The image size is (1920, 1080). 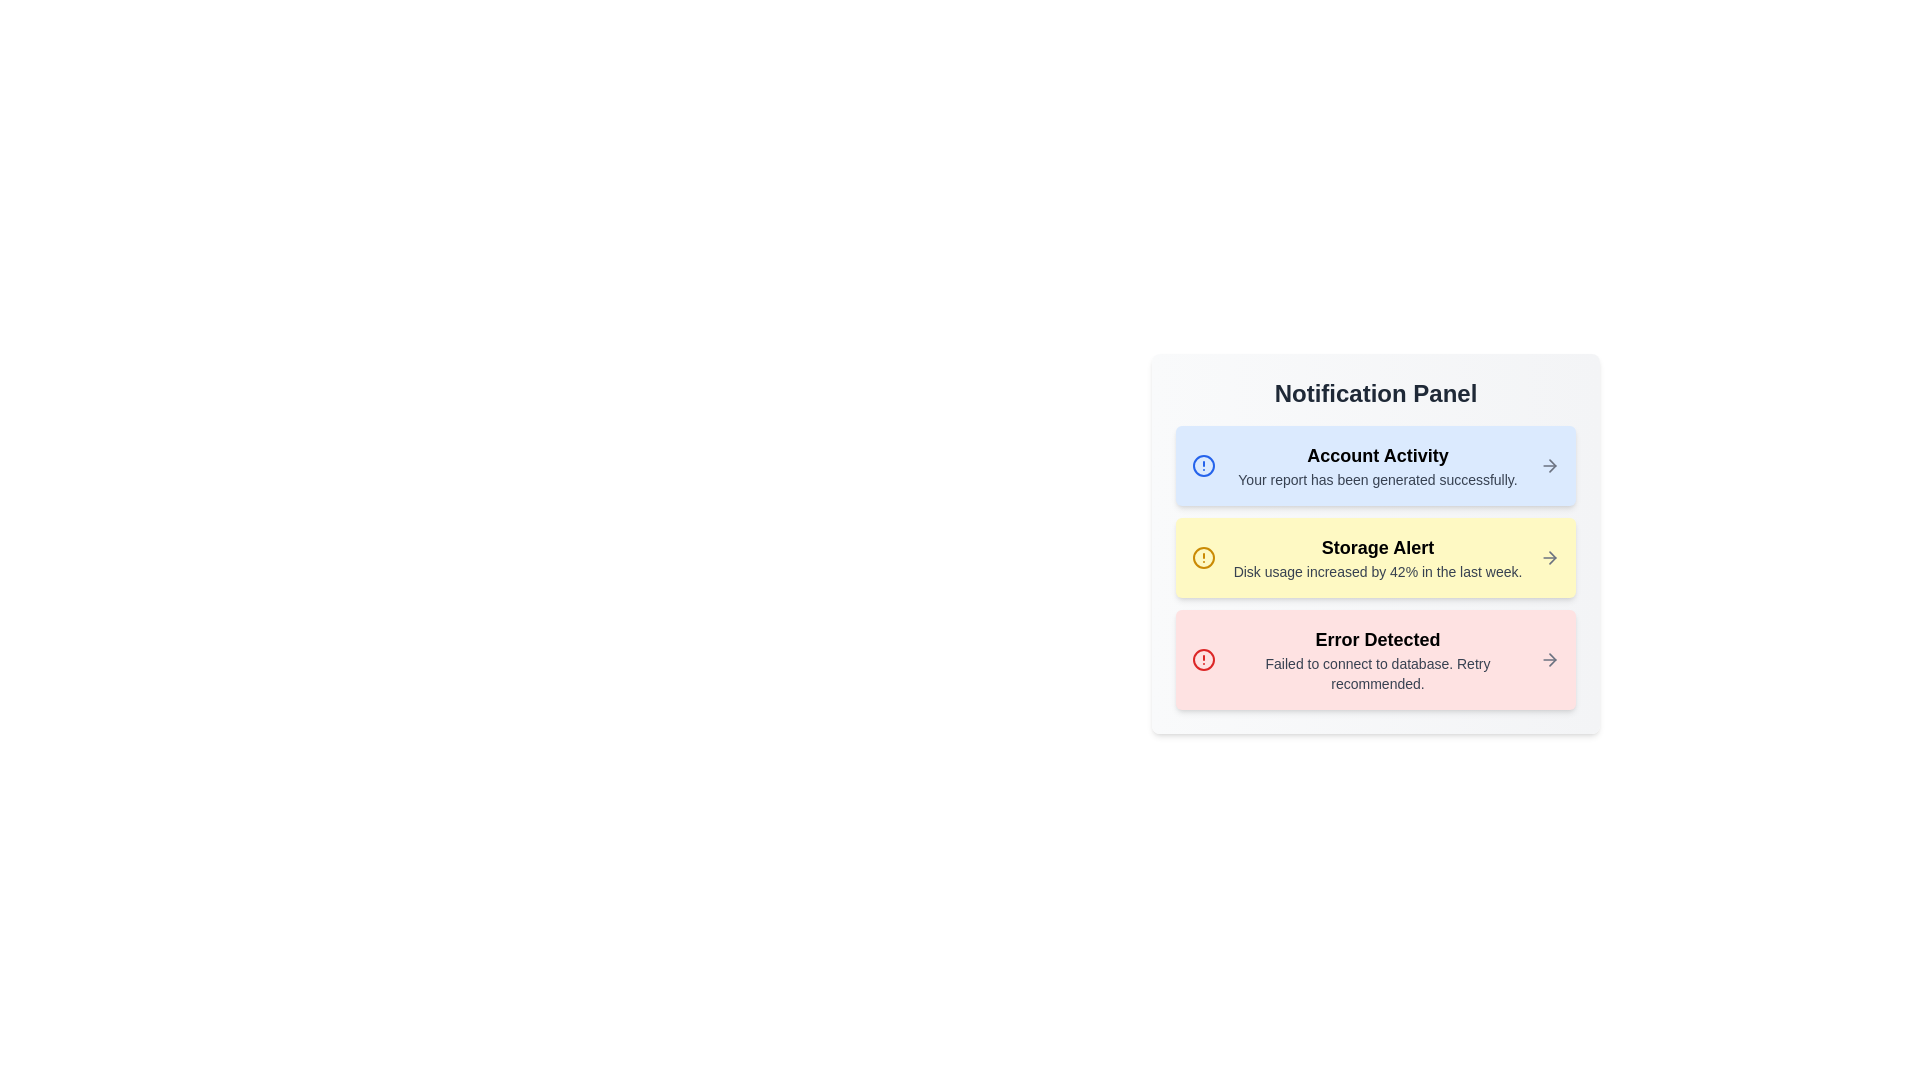 What do you see at coordinates (1549, 558) in the screenshot?
I see `the arrow icon corresponding to the notification 2` at bounding box center [1549, 558].